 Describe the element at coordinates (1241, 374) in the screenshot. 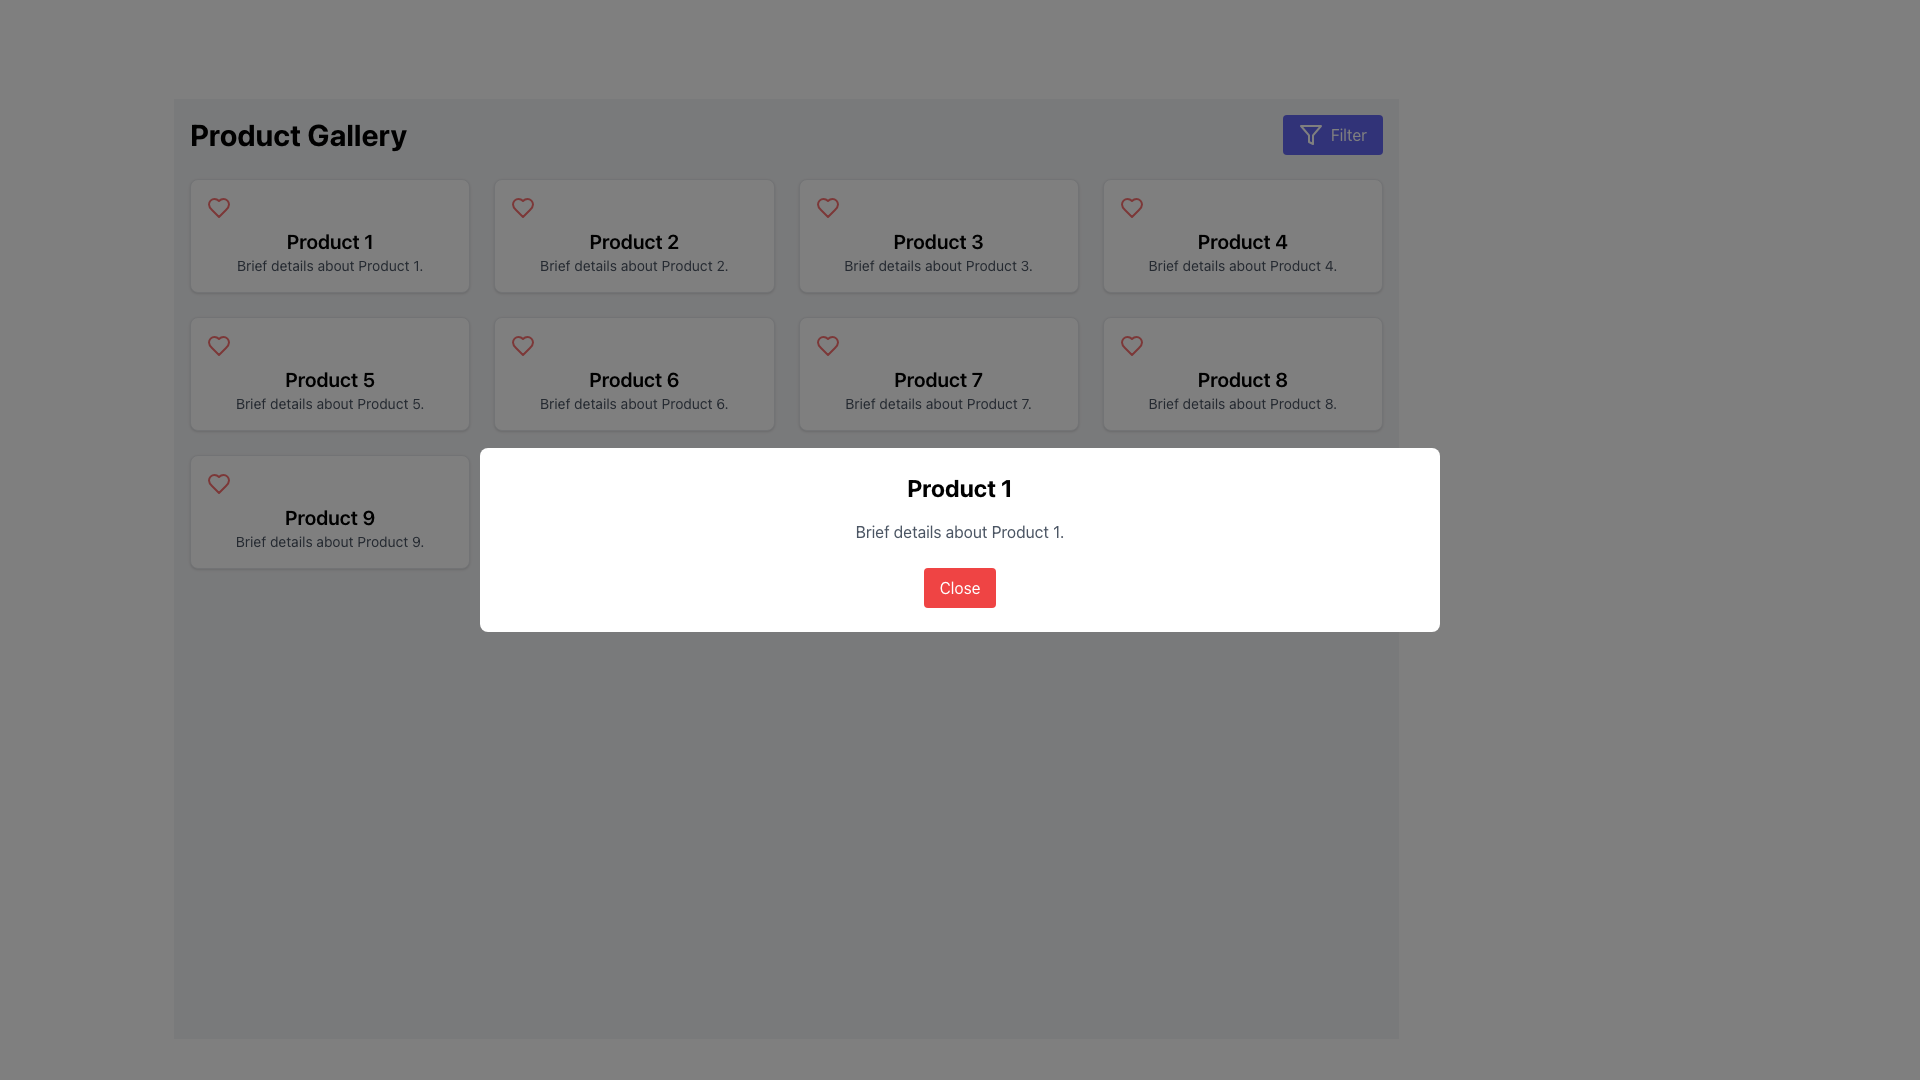

I see `the Card element presenting a product summary located in the second row and fourth column of the product grid` at that location.